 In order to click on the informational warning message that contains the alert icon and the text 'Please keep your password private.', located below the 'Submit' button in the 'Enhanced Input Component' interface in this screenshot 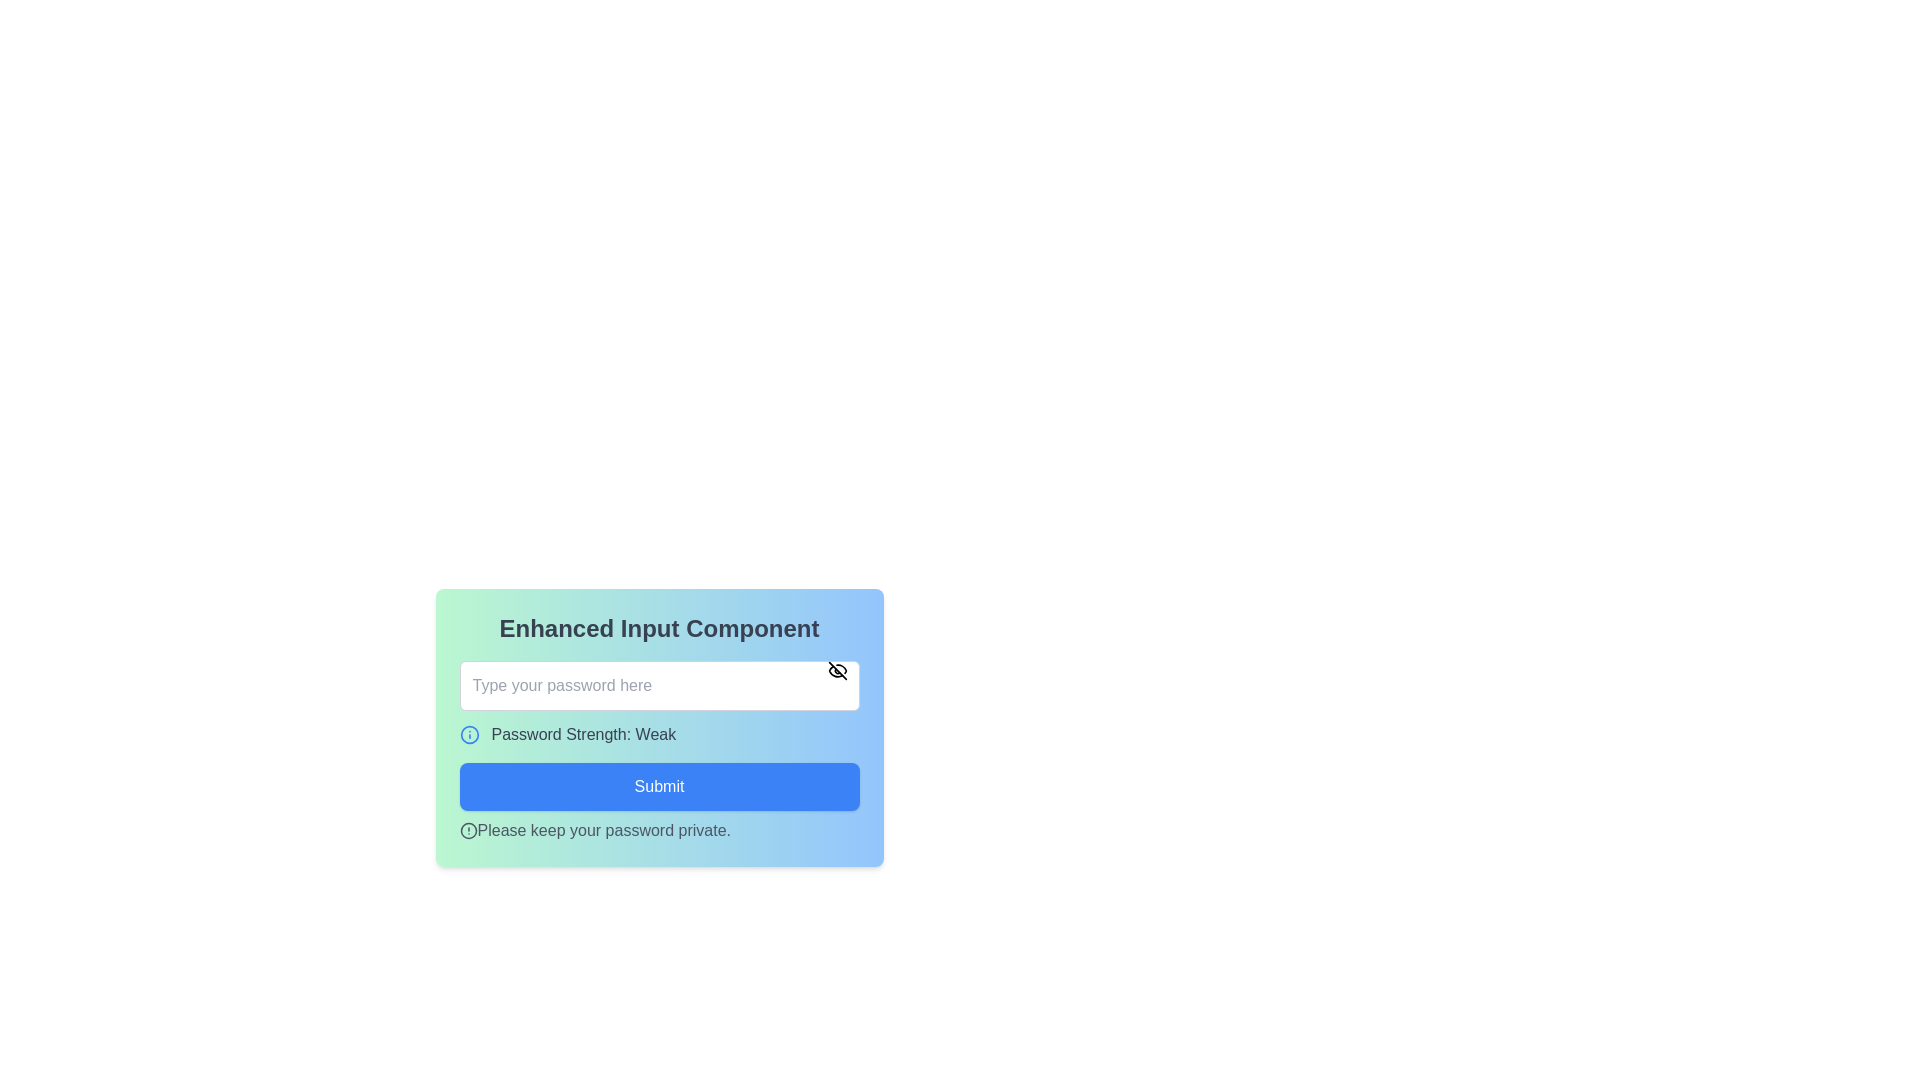, I will do `click(659, 830)`.